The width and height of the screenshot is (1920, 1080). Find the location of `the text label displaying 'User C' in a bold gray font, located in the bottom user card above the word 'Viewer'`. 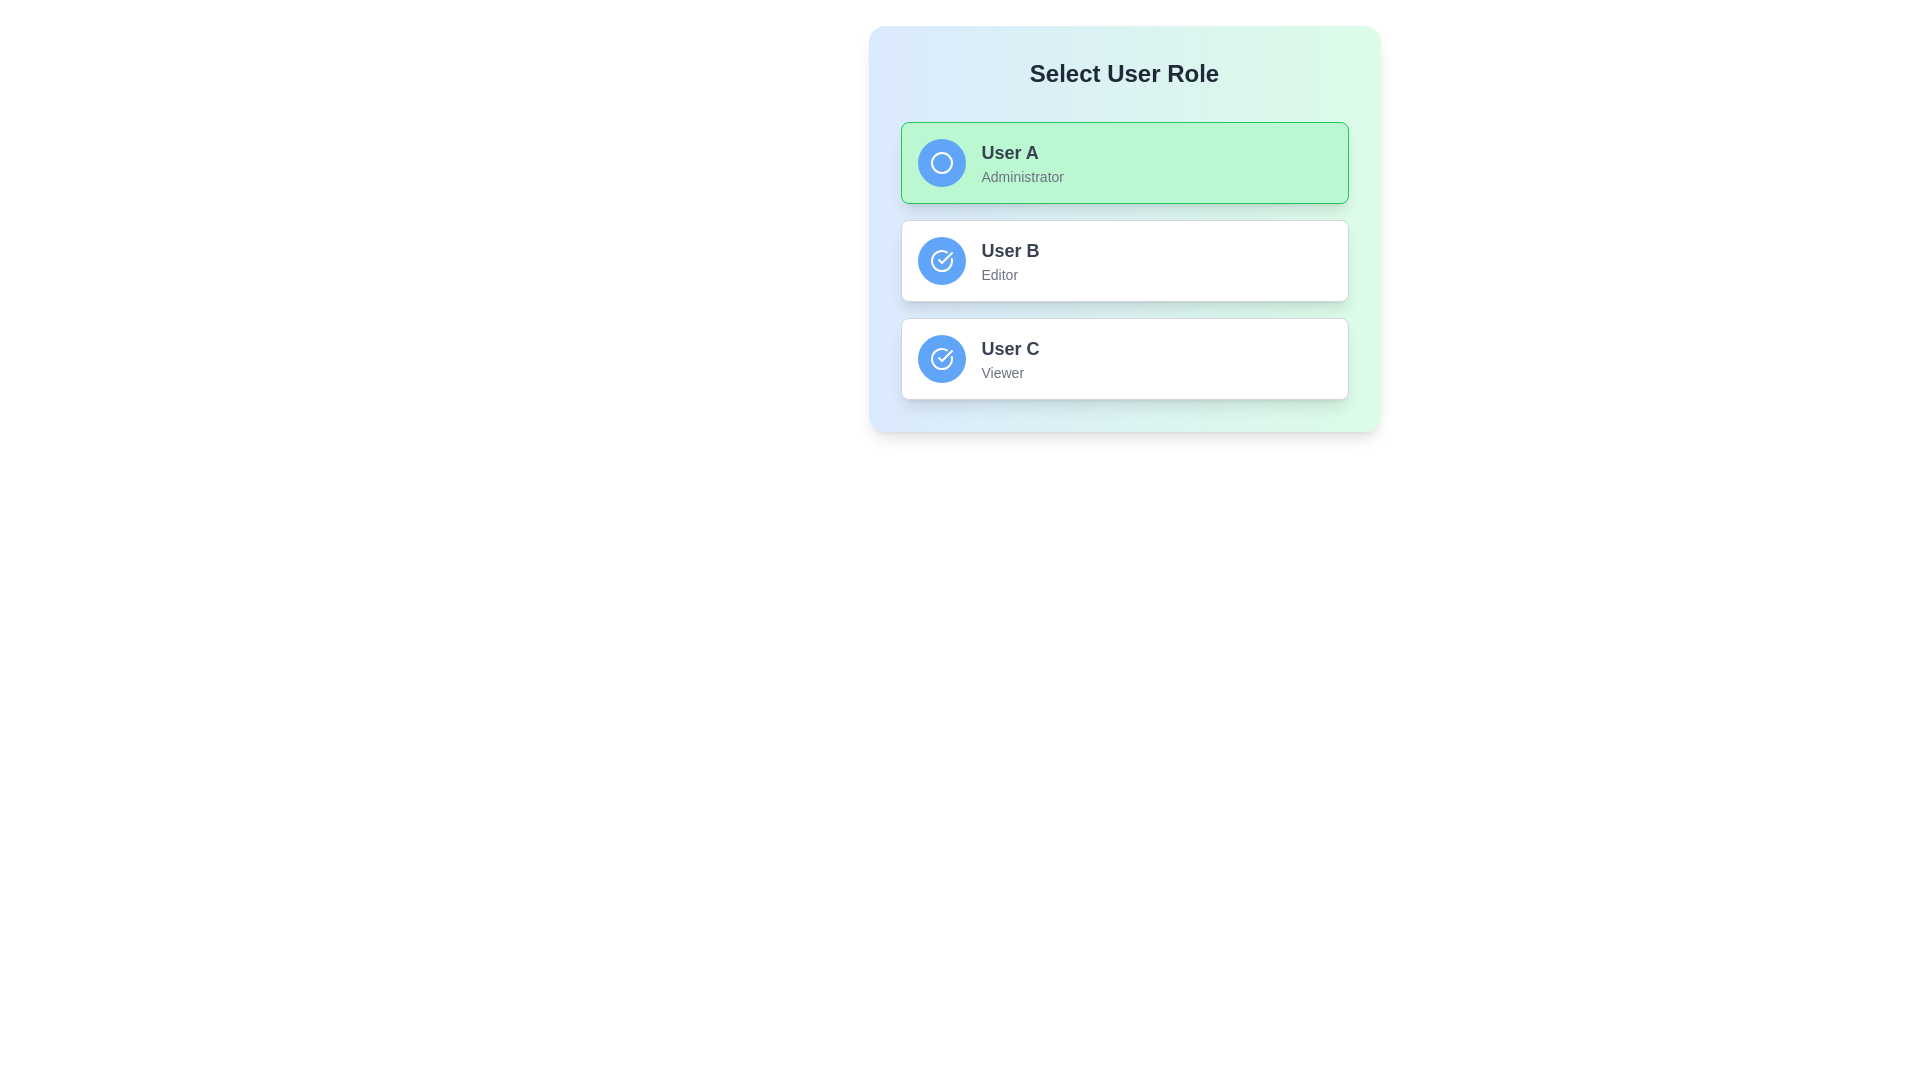

the text label displaying 'User C' in a bold gray font, located in the bottom user card above the word 'Viewer' is located at coordinates (1010, 347).